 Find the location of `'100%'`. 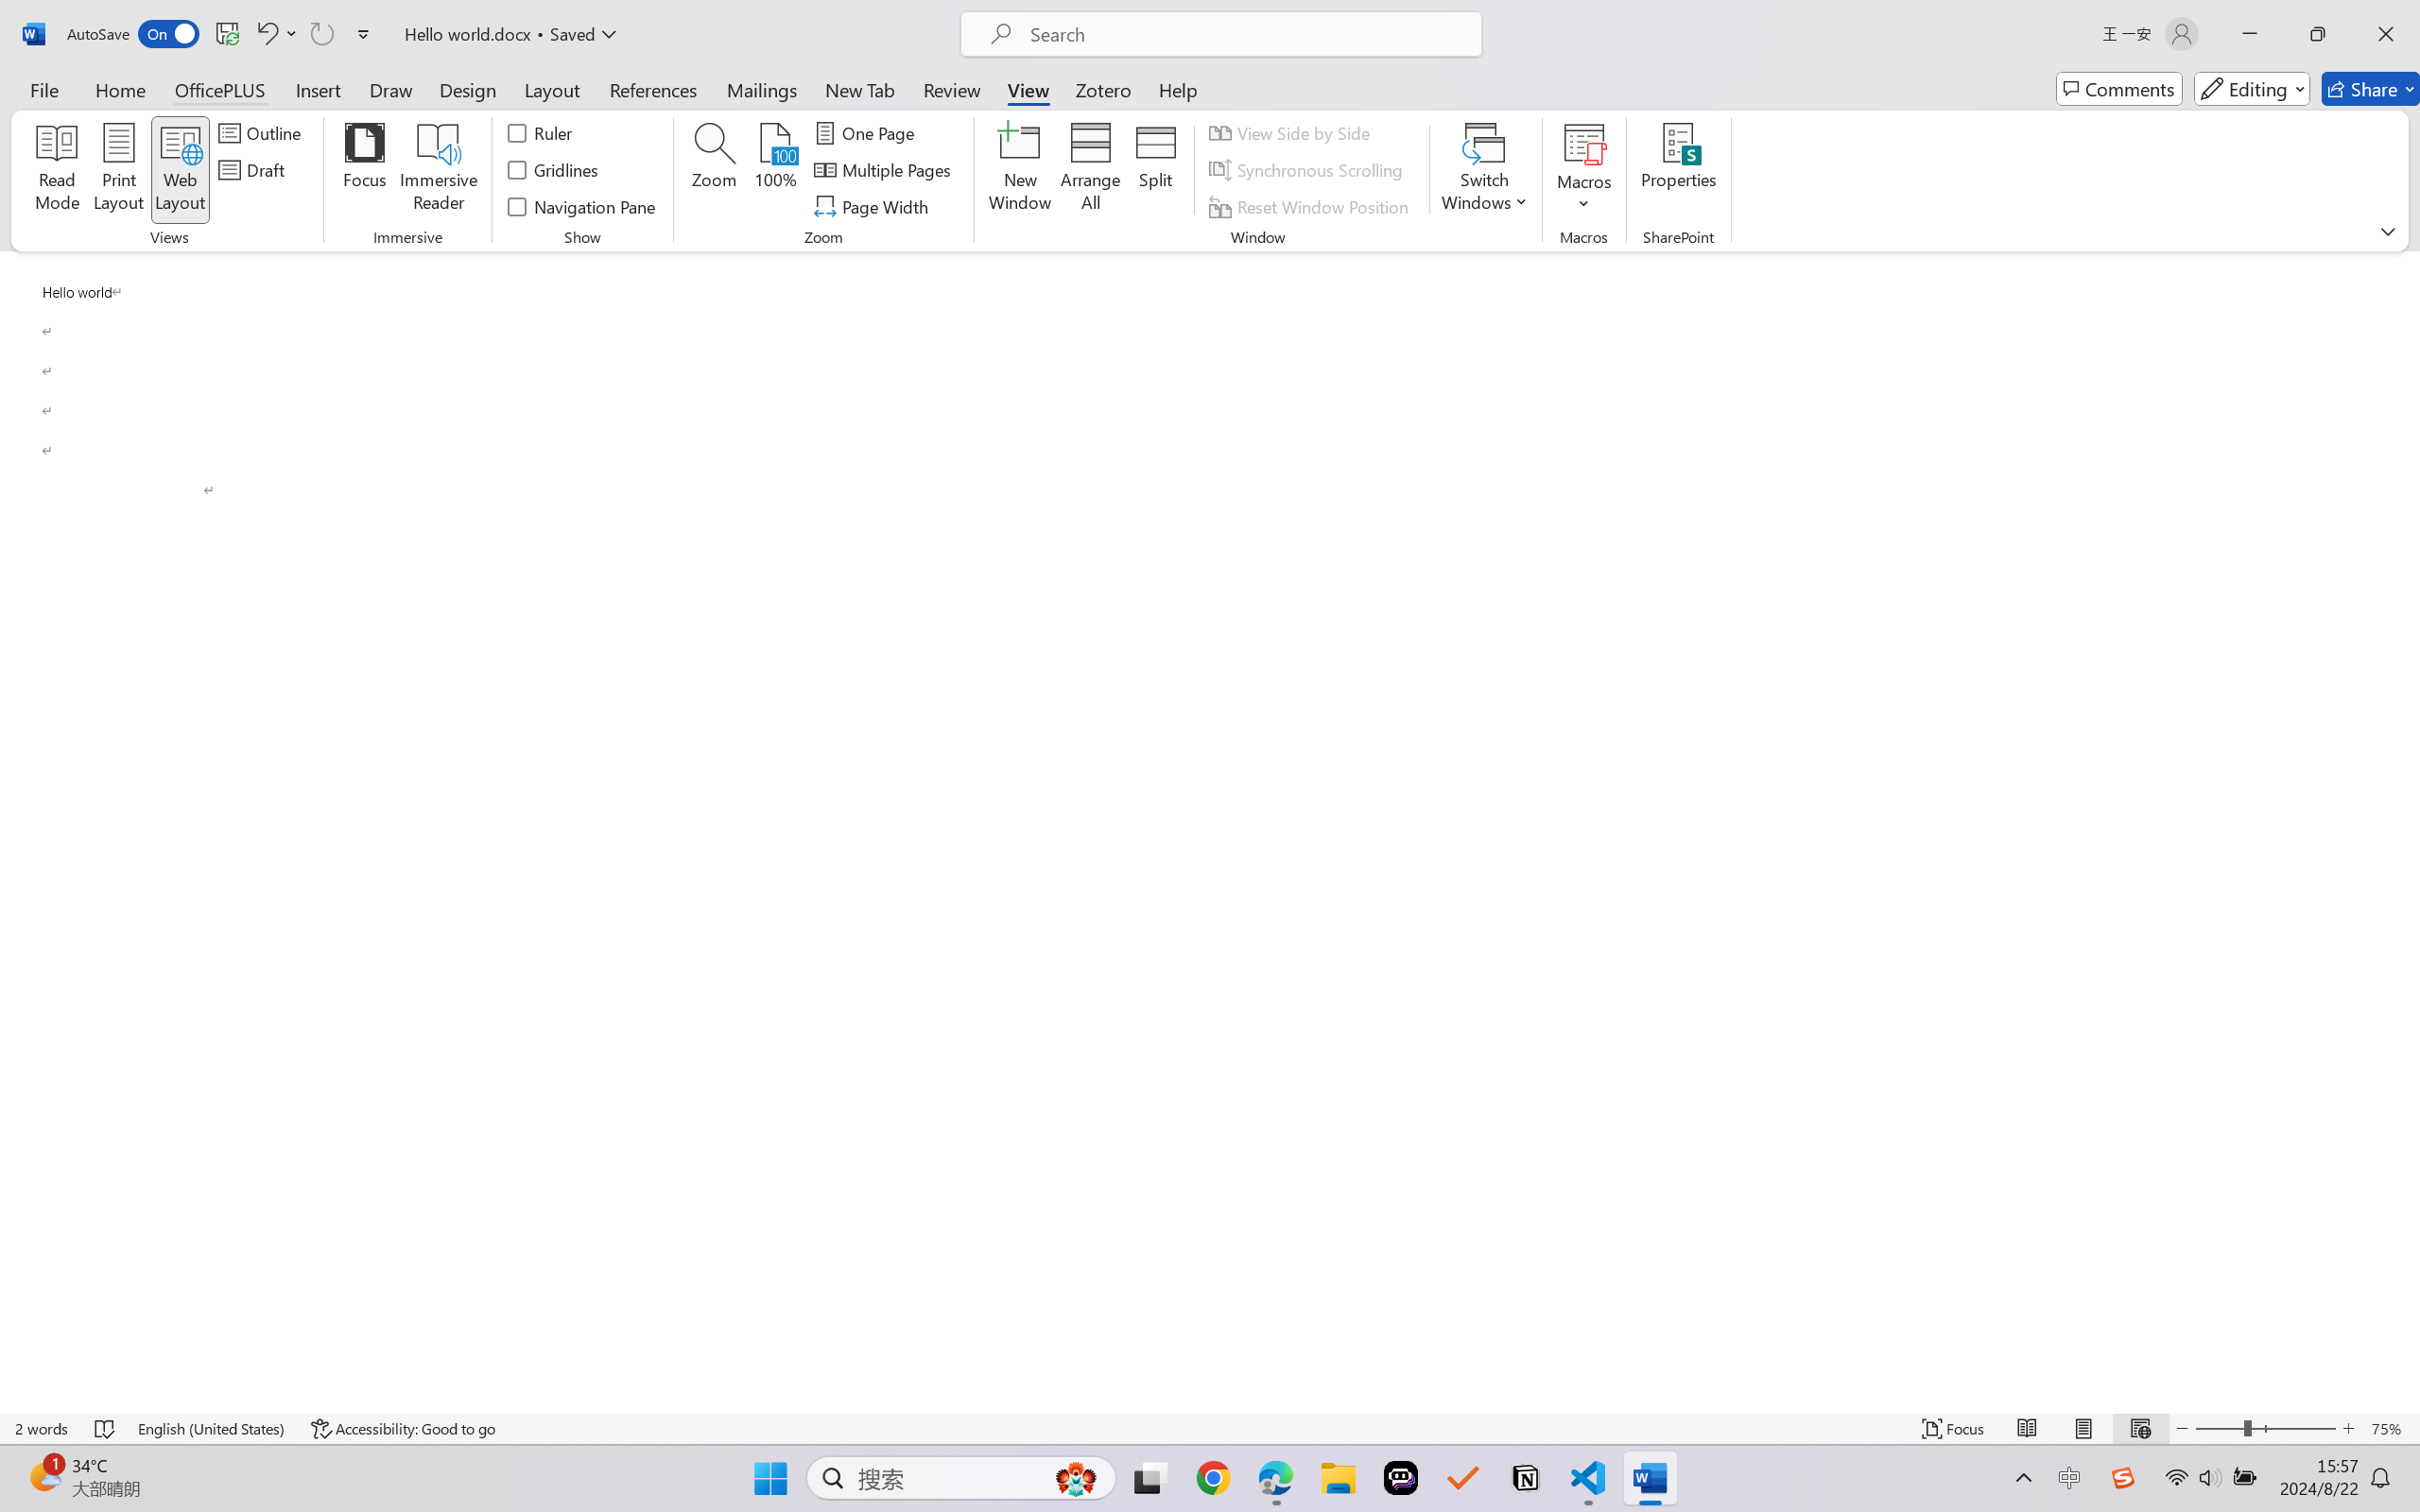

'100%' is located at coordinates (775, 170).